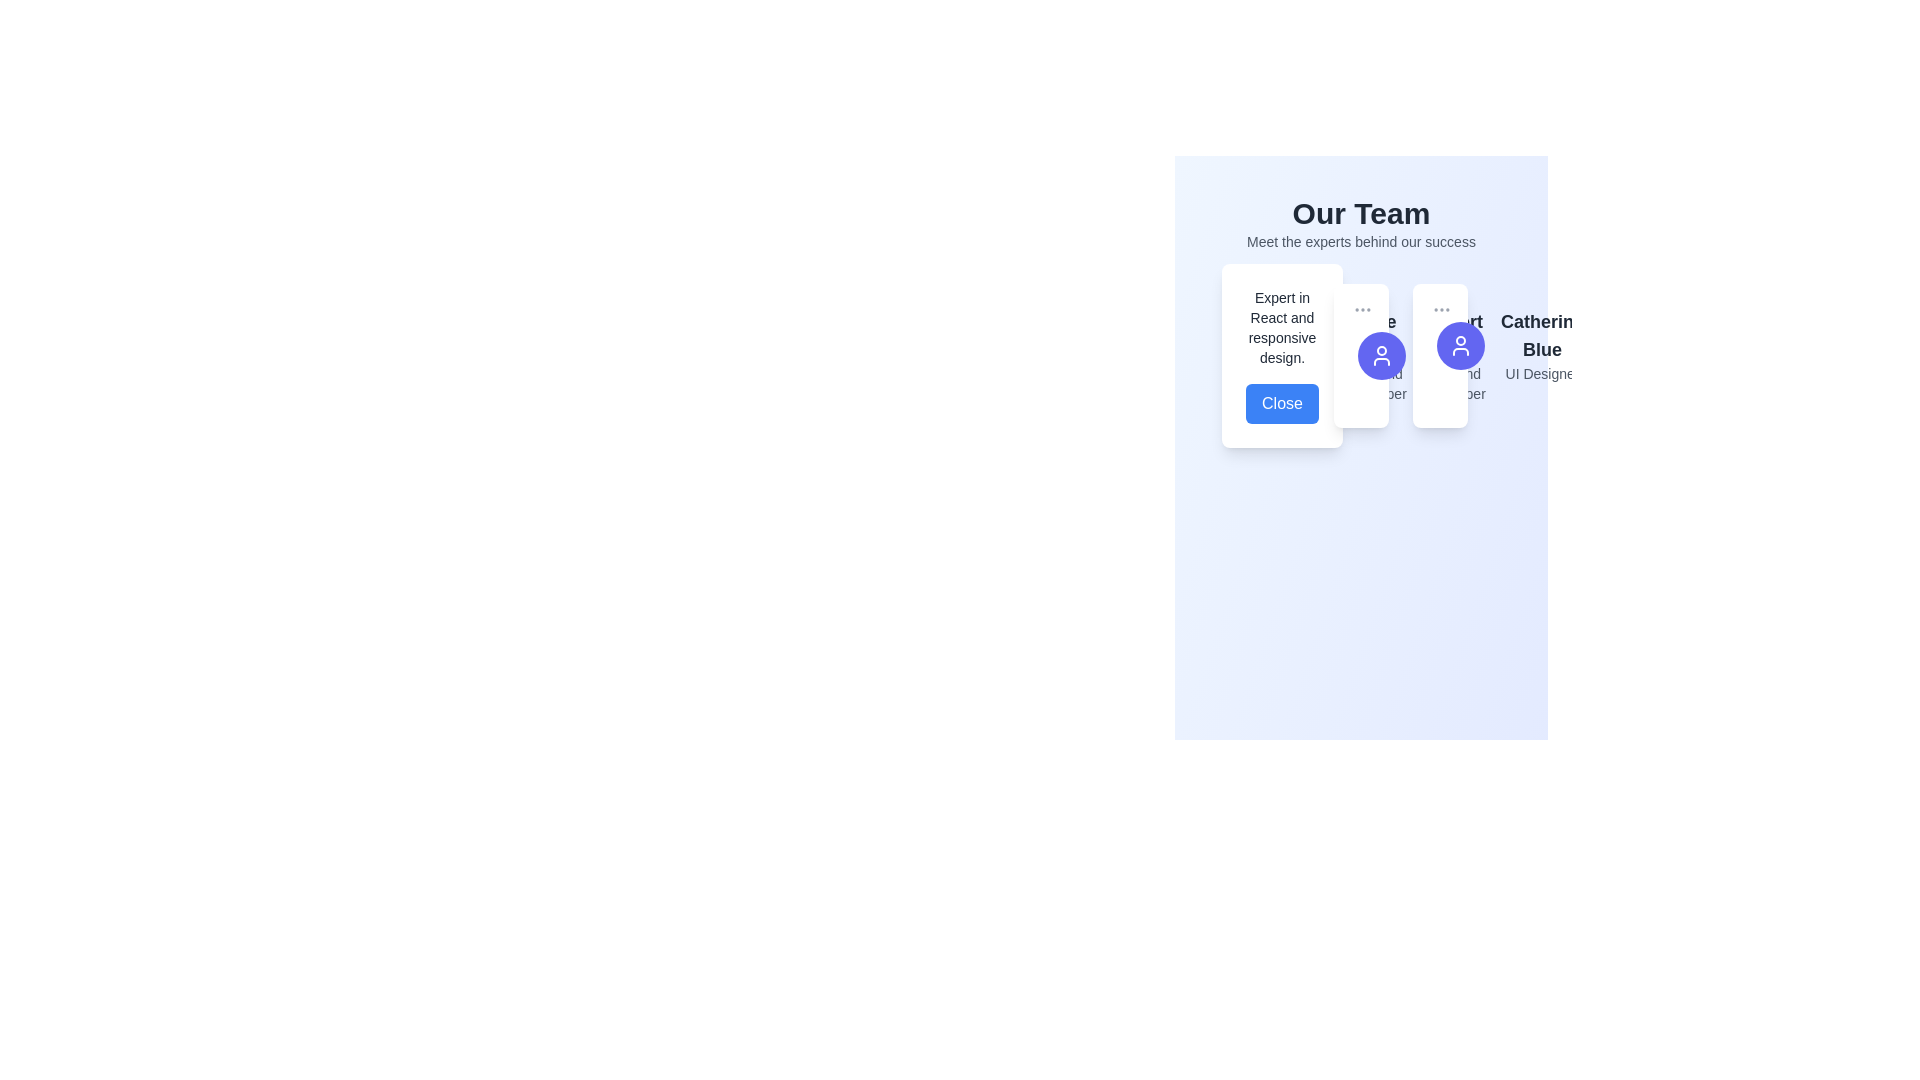 Image resolution: width=1920 pixels, height=1080 pixels. What do you see at coordinates (1440, 354) in the screenshot?
I see `the profile icon representing 'Catherine Blue', which is located in the middle of her card and aligned horizontally between 'Robert Brown' and 'Alice Green'` at bounding box center [1440, 354].